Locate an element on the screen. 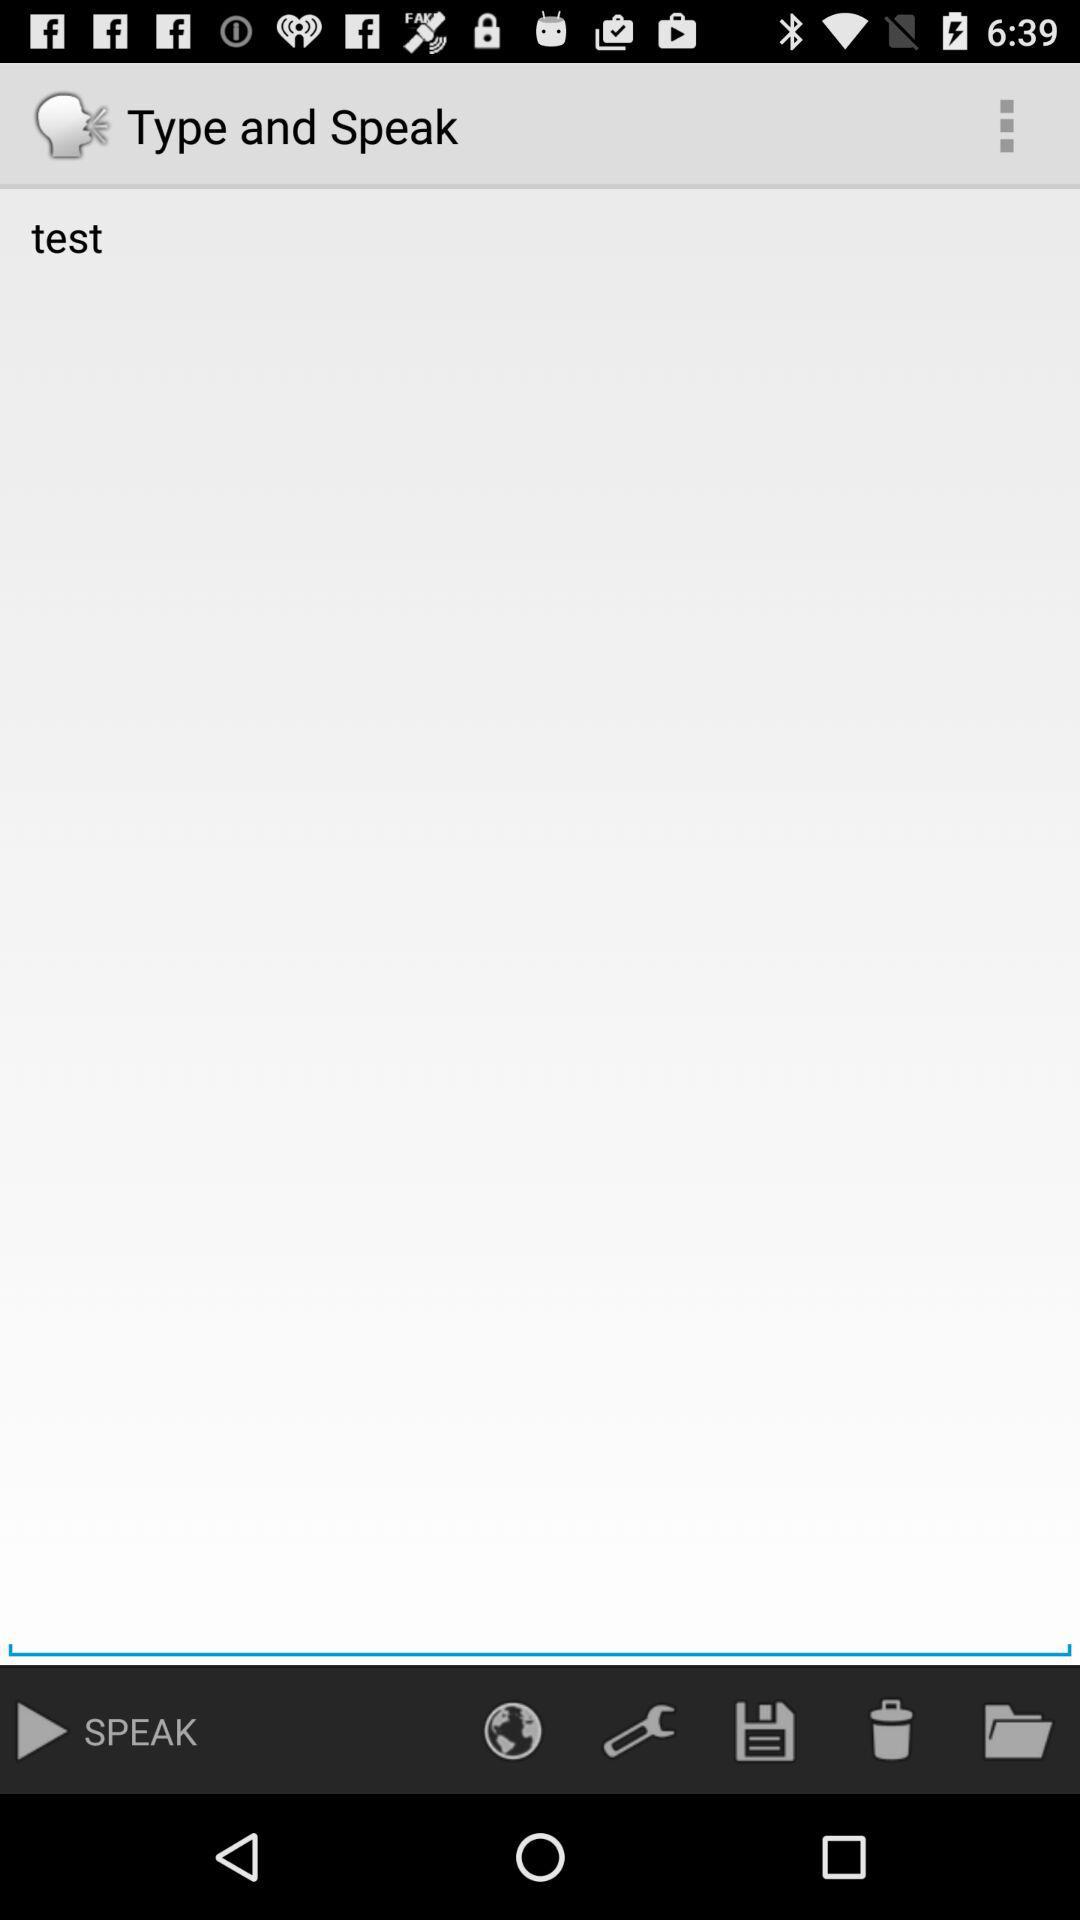  the build icon is located at coordinates (639, 1851).